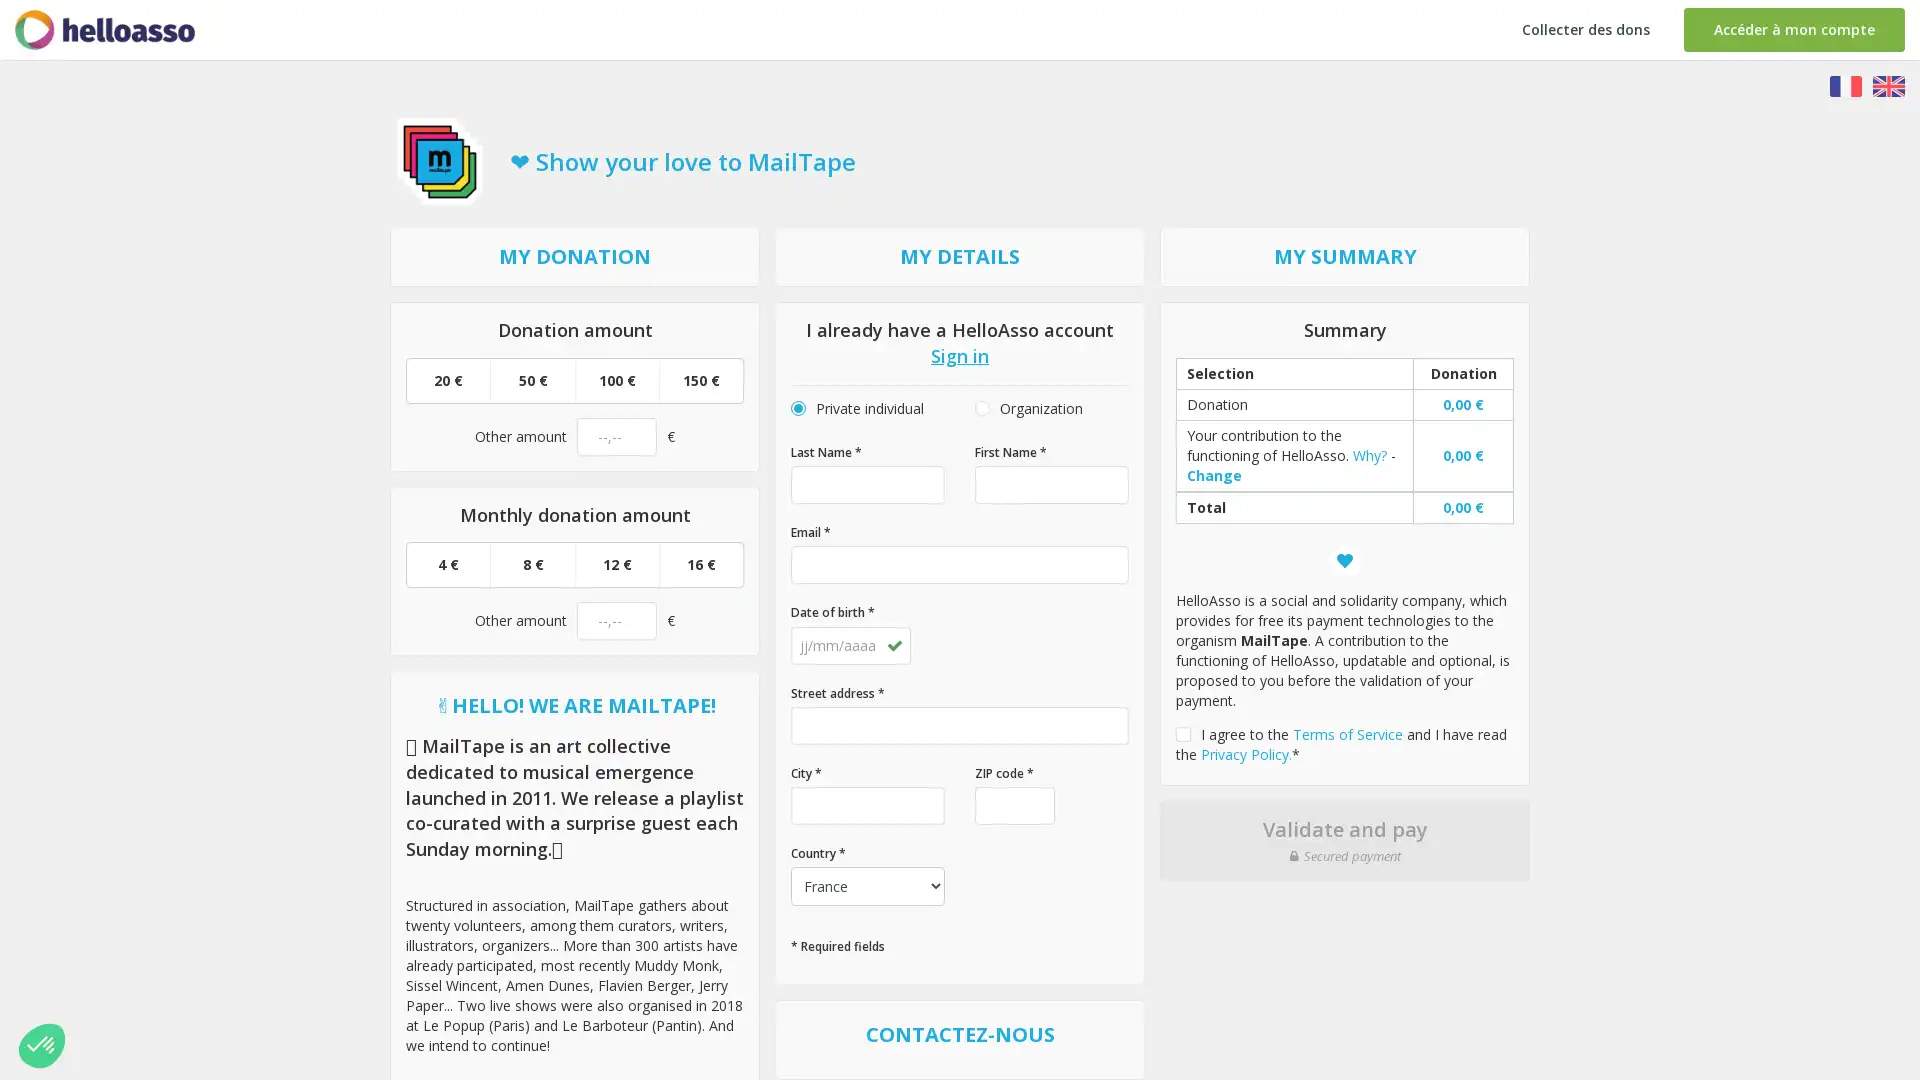 This screenshot has width=1920, height=1080. Describe the element at coordinates (42, 1044) in the screenshot. I see `Non merci` at that location.